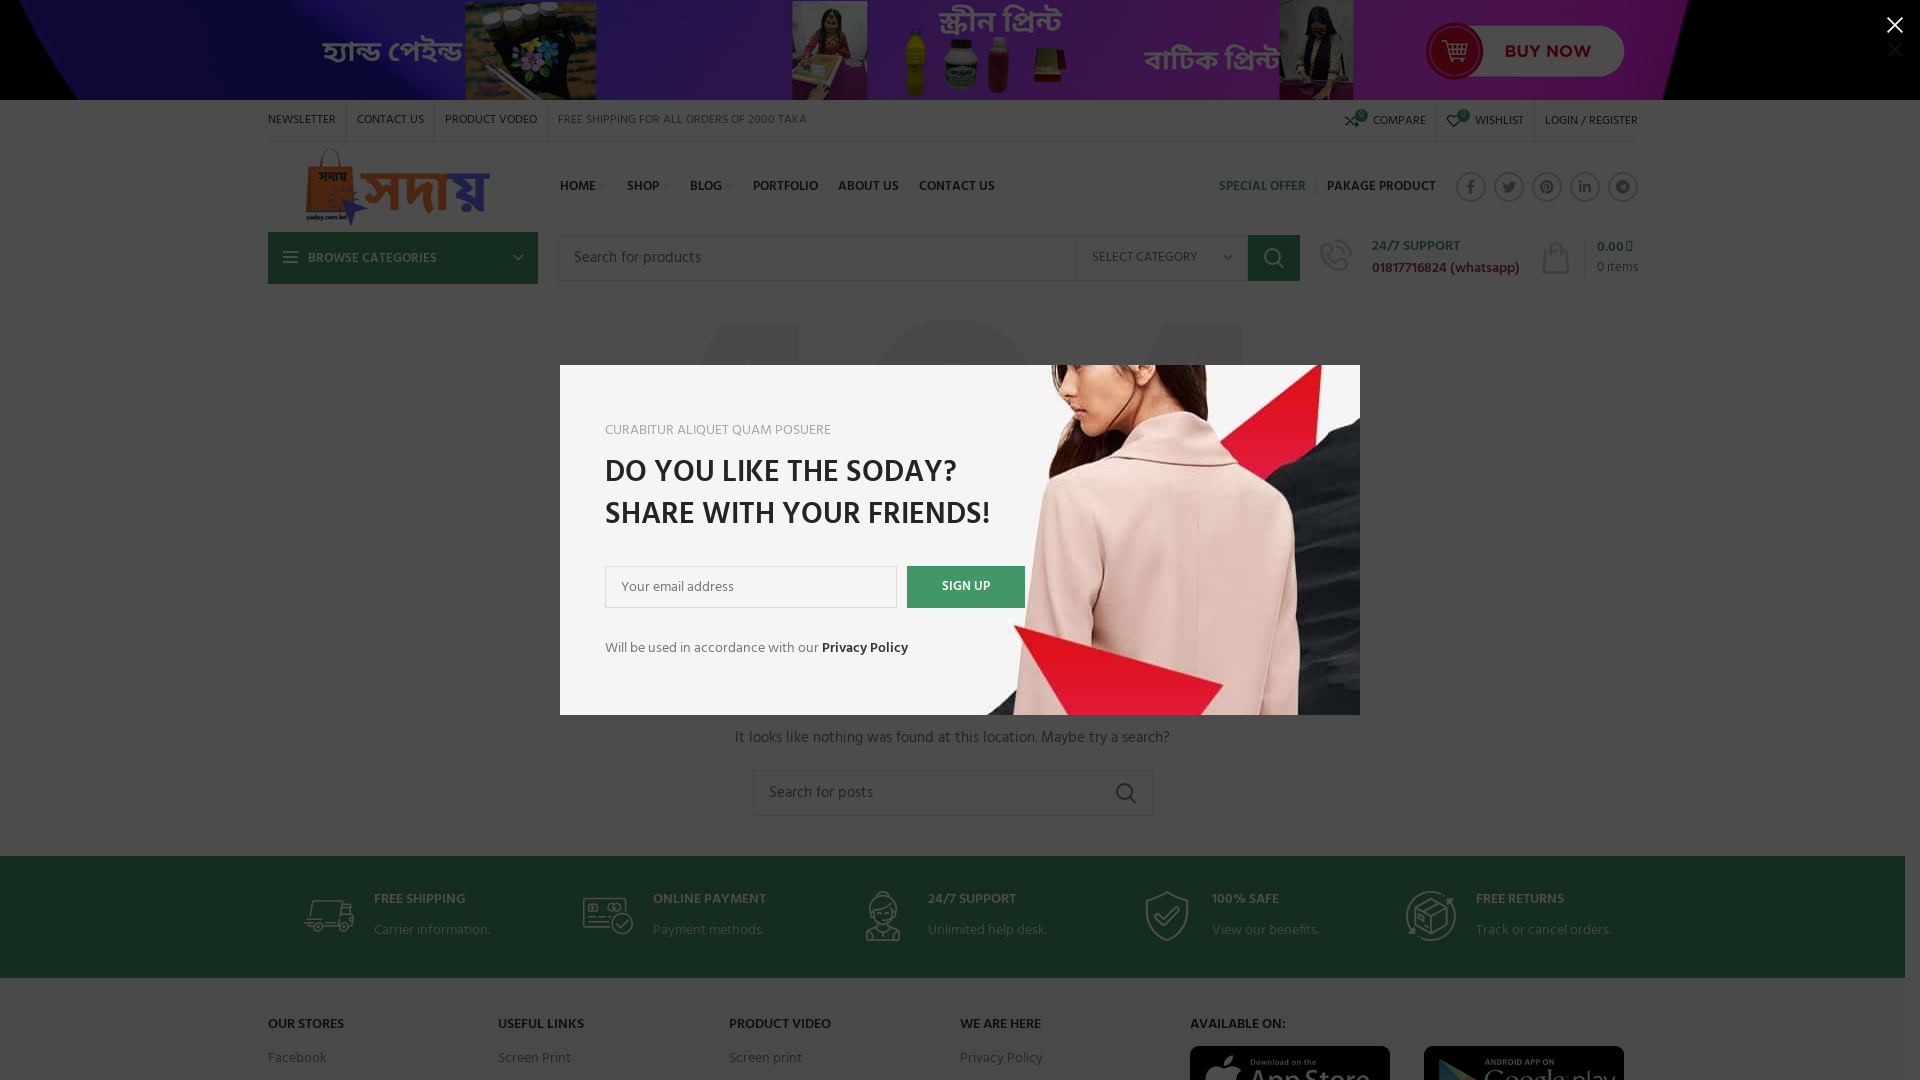 Image resolution: width=1920 pixels, height=1080 pixels. What do you see at coordinates (397, 916) in the screenshot?
I see `'FREE SHIPPING` at bounding box center [397, 916].